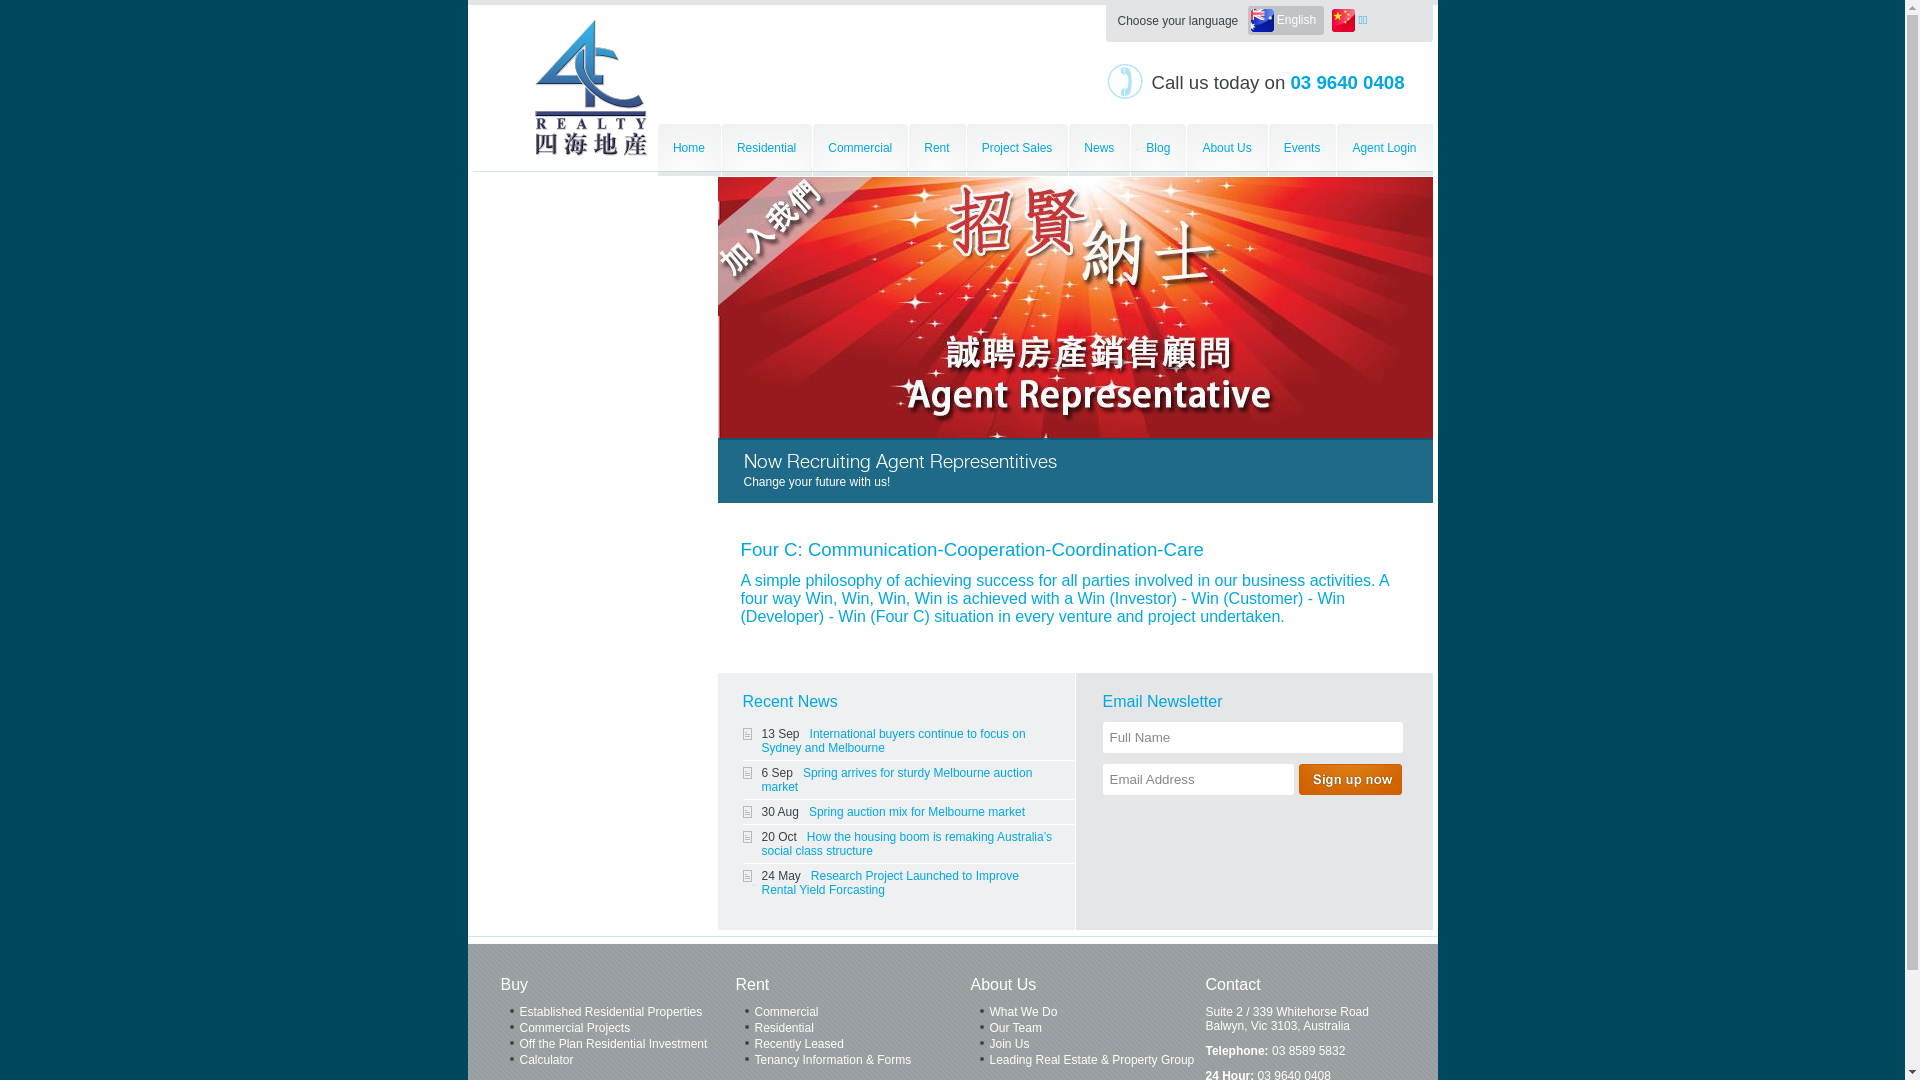 The height and width of the screenshot is (1080, 1920). What do you see at coordinates (896, 778) in the screenshot?
I see `'Spring arrives for sturdy Melbourne auction market'` at bounding box center [896, 778].